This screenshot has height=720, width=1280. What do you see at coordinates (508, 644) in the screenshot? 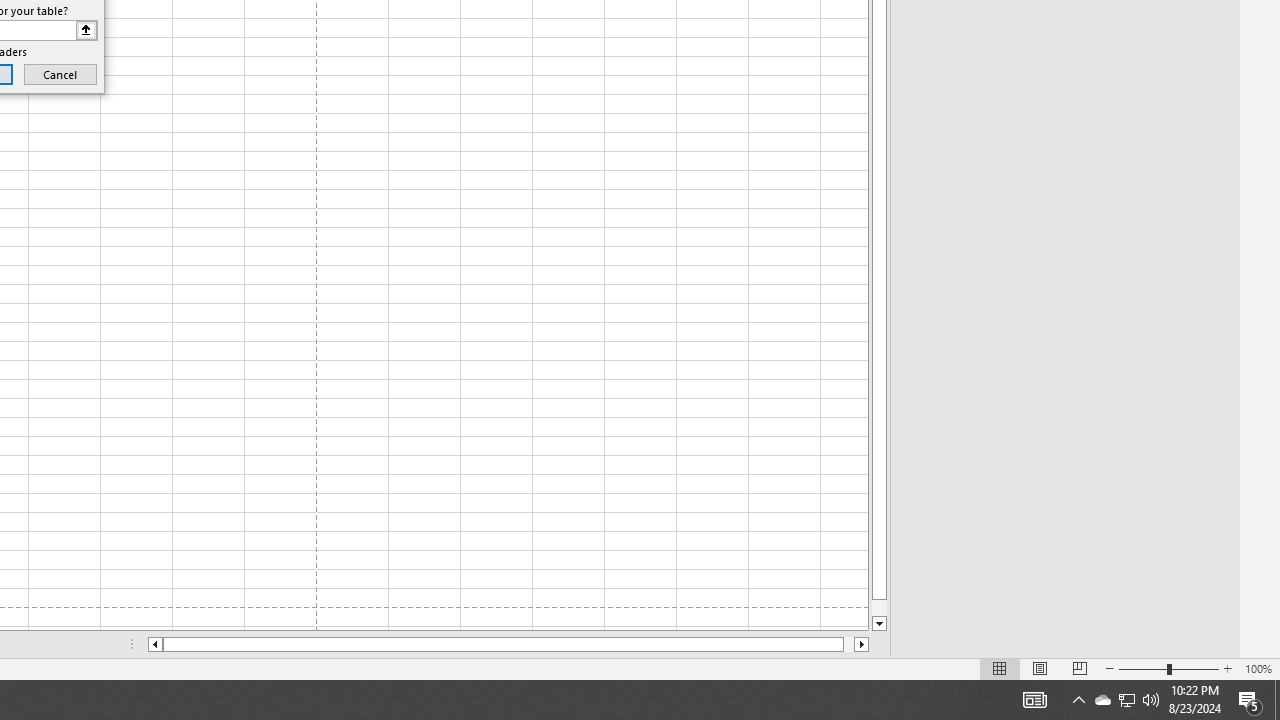
I see `'Class: NetUIScrollBar'` at bounding box center [508, 644].